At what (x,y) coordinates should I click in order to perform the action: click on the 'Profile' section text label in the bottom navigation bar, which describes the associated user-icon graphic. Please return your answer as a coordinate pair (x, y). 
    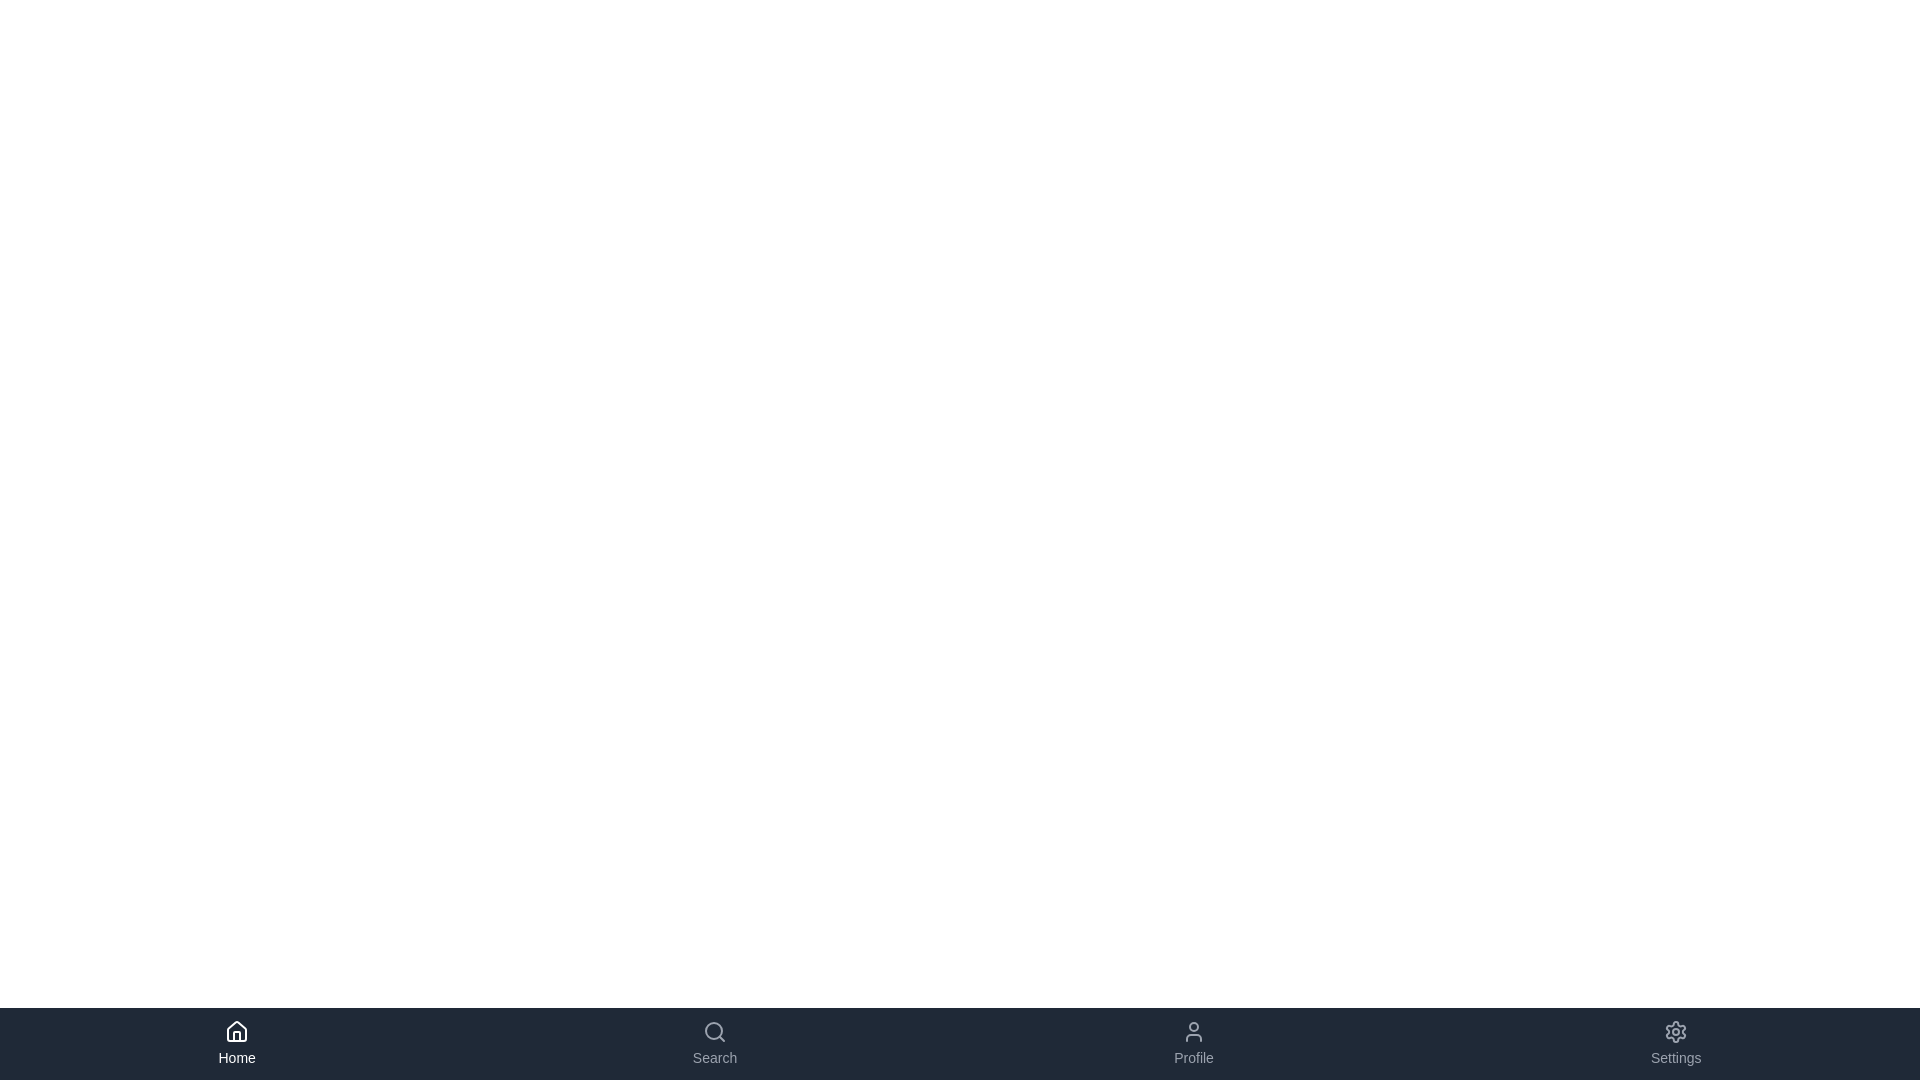
    Looking at the image, I should click on (1194, 1056).